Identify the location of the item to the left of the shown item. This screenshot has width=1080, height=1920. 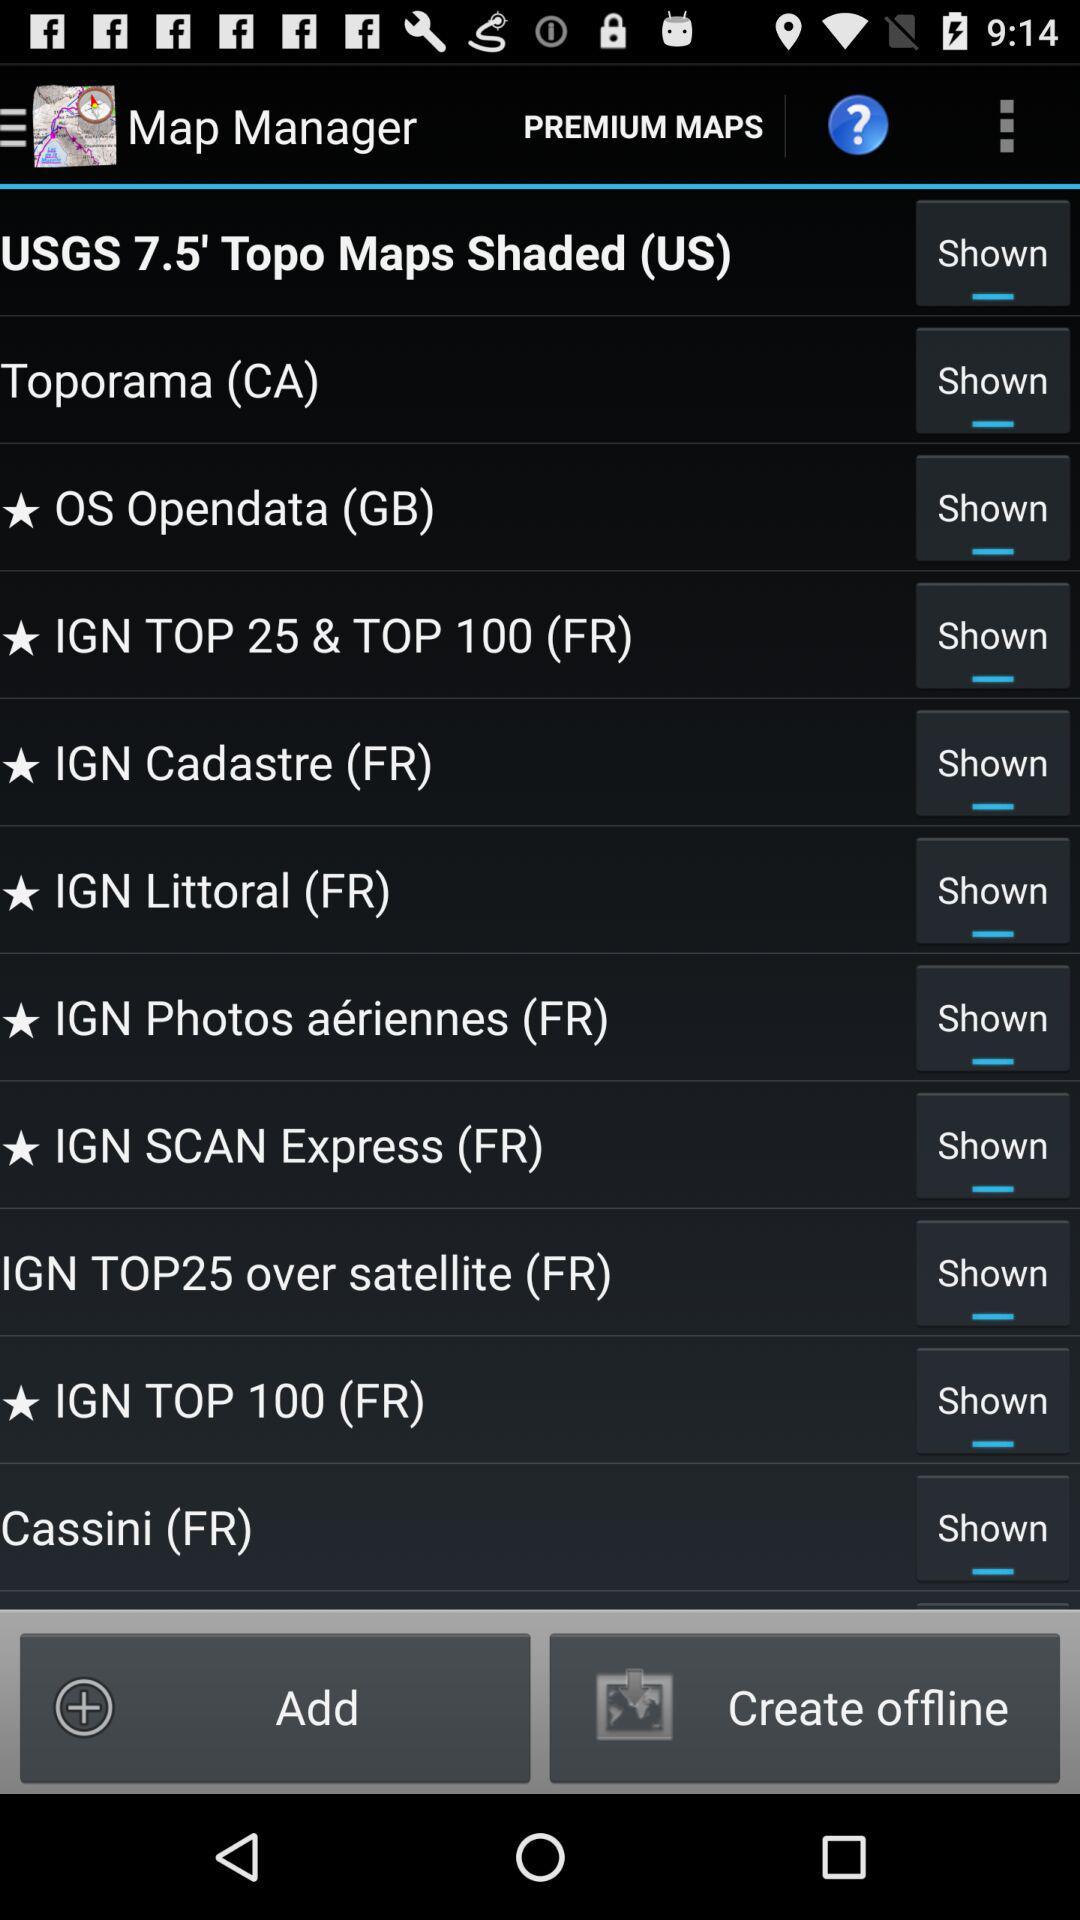
(452, 1144).